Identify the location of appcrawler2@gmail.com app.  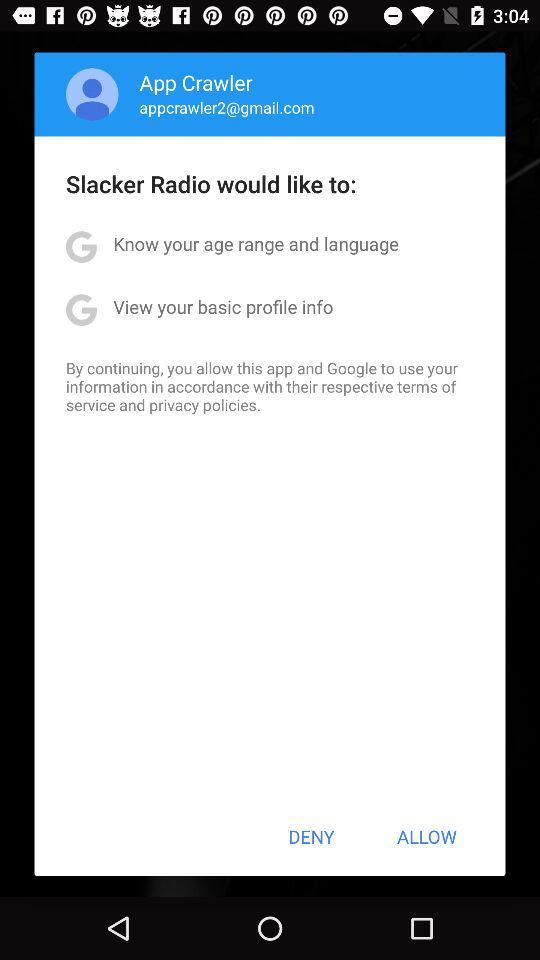
(226, 107).